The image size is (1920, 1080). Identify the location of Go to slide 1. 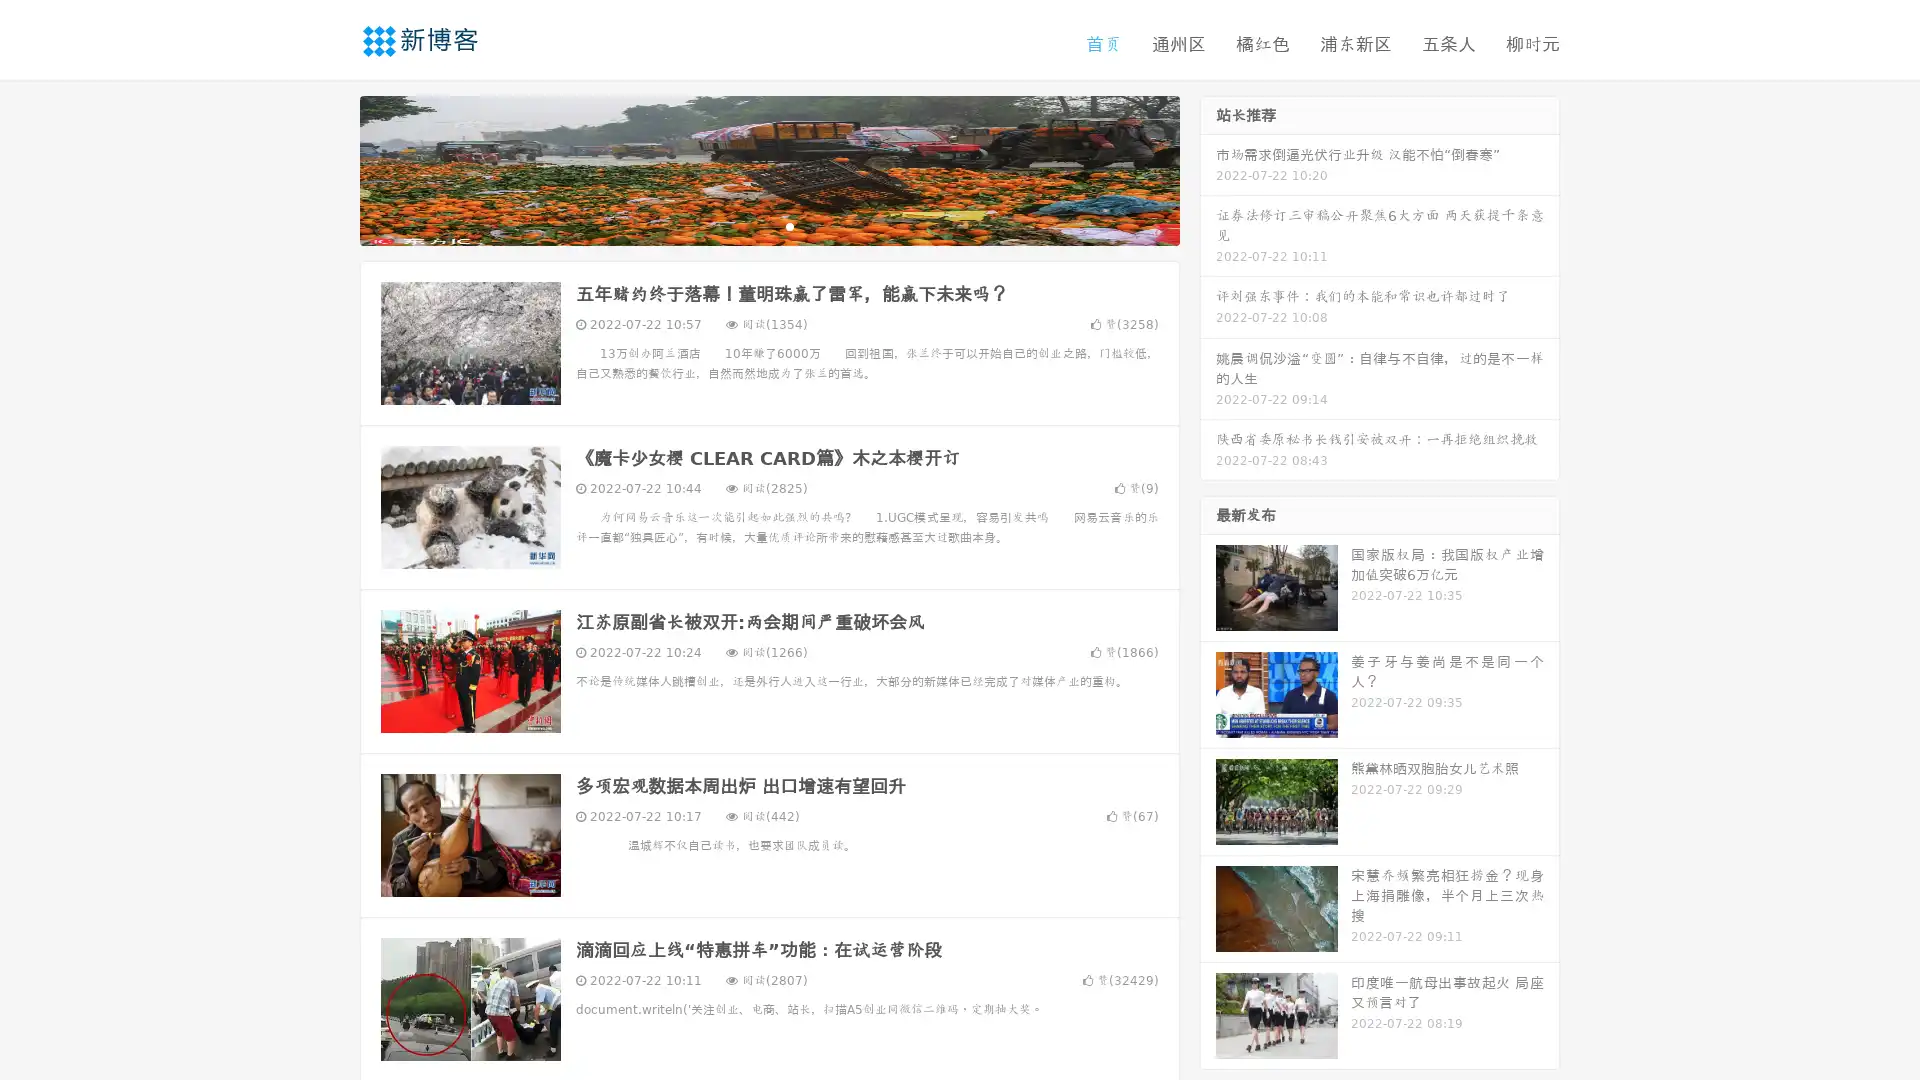
(748, 225).